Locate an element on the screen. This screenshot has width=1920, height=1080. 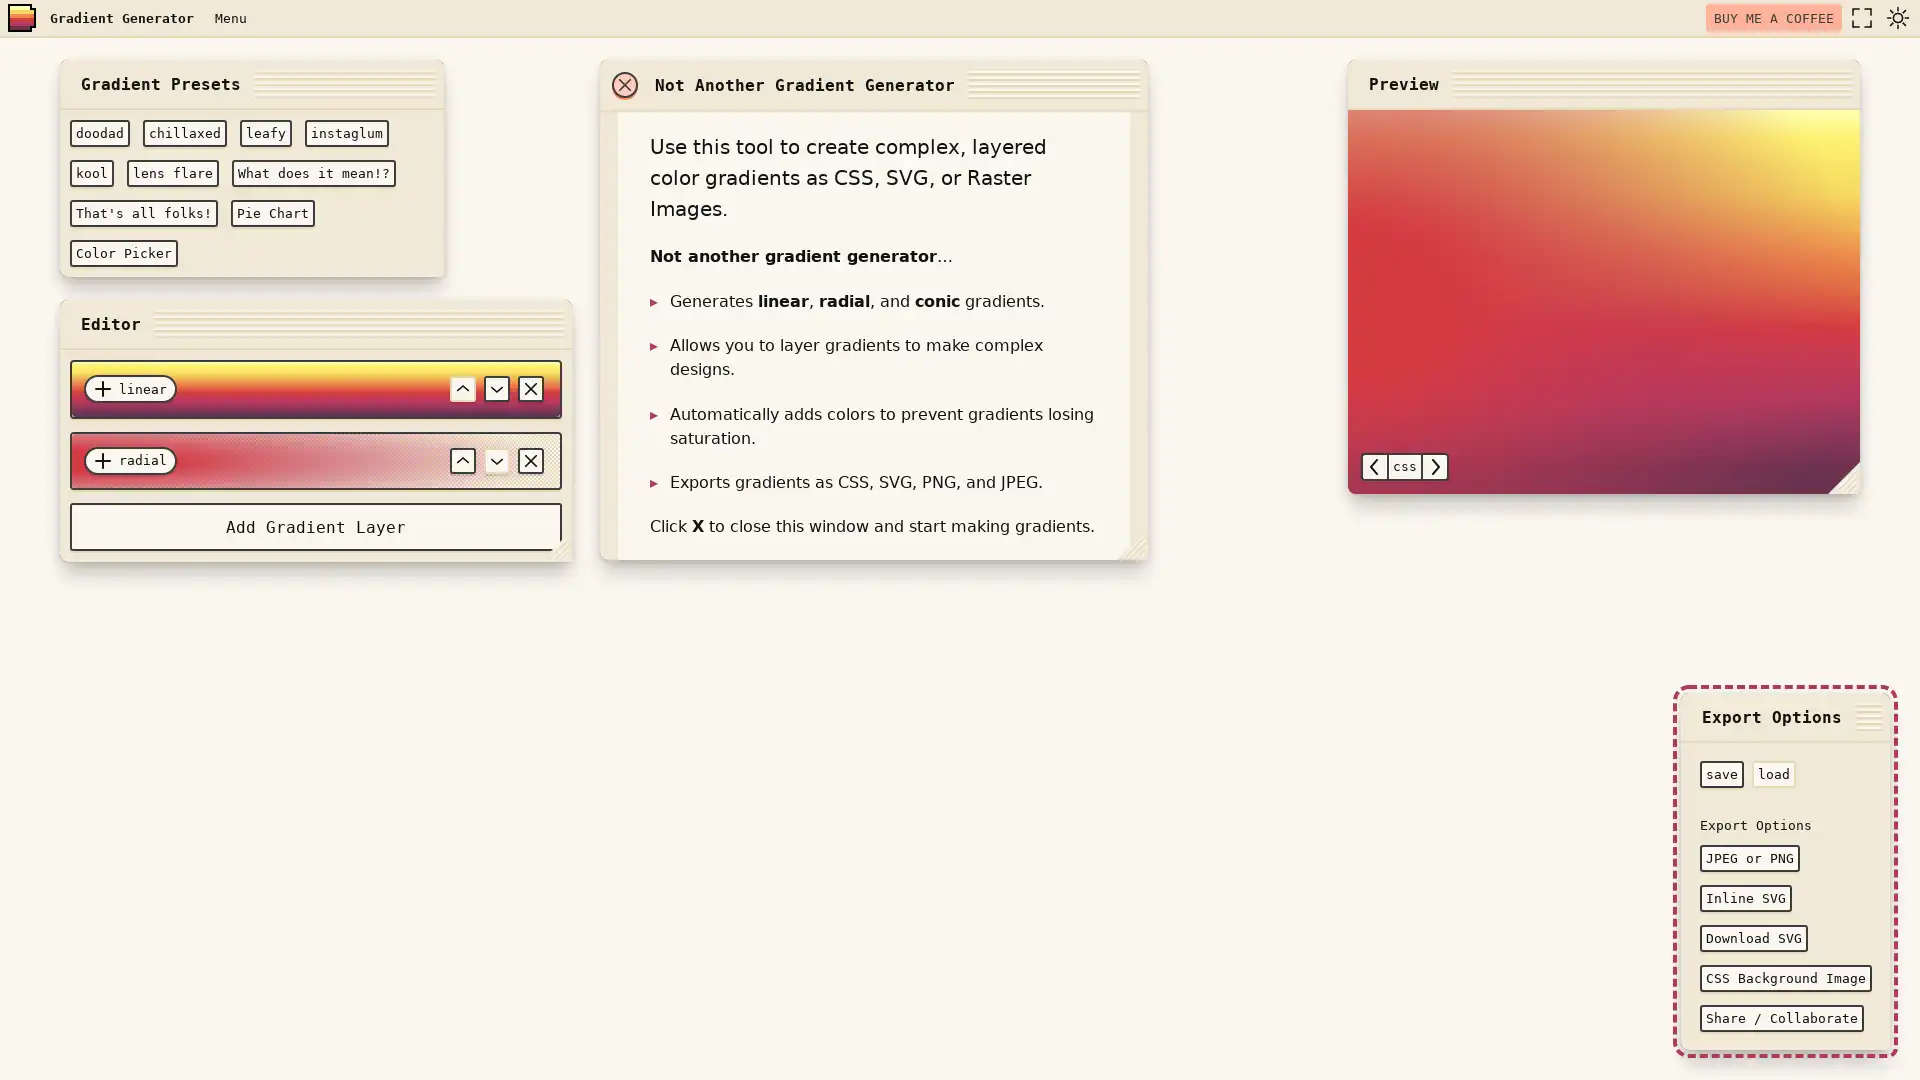
close window is located at coordinates (623, 83).